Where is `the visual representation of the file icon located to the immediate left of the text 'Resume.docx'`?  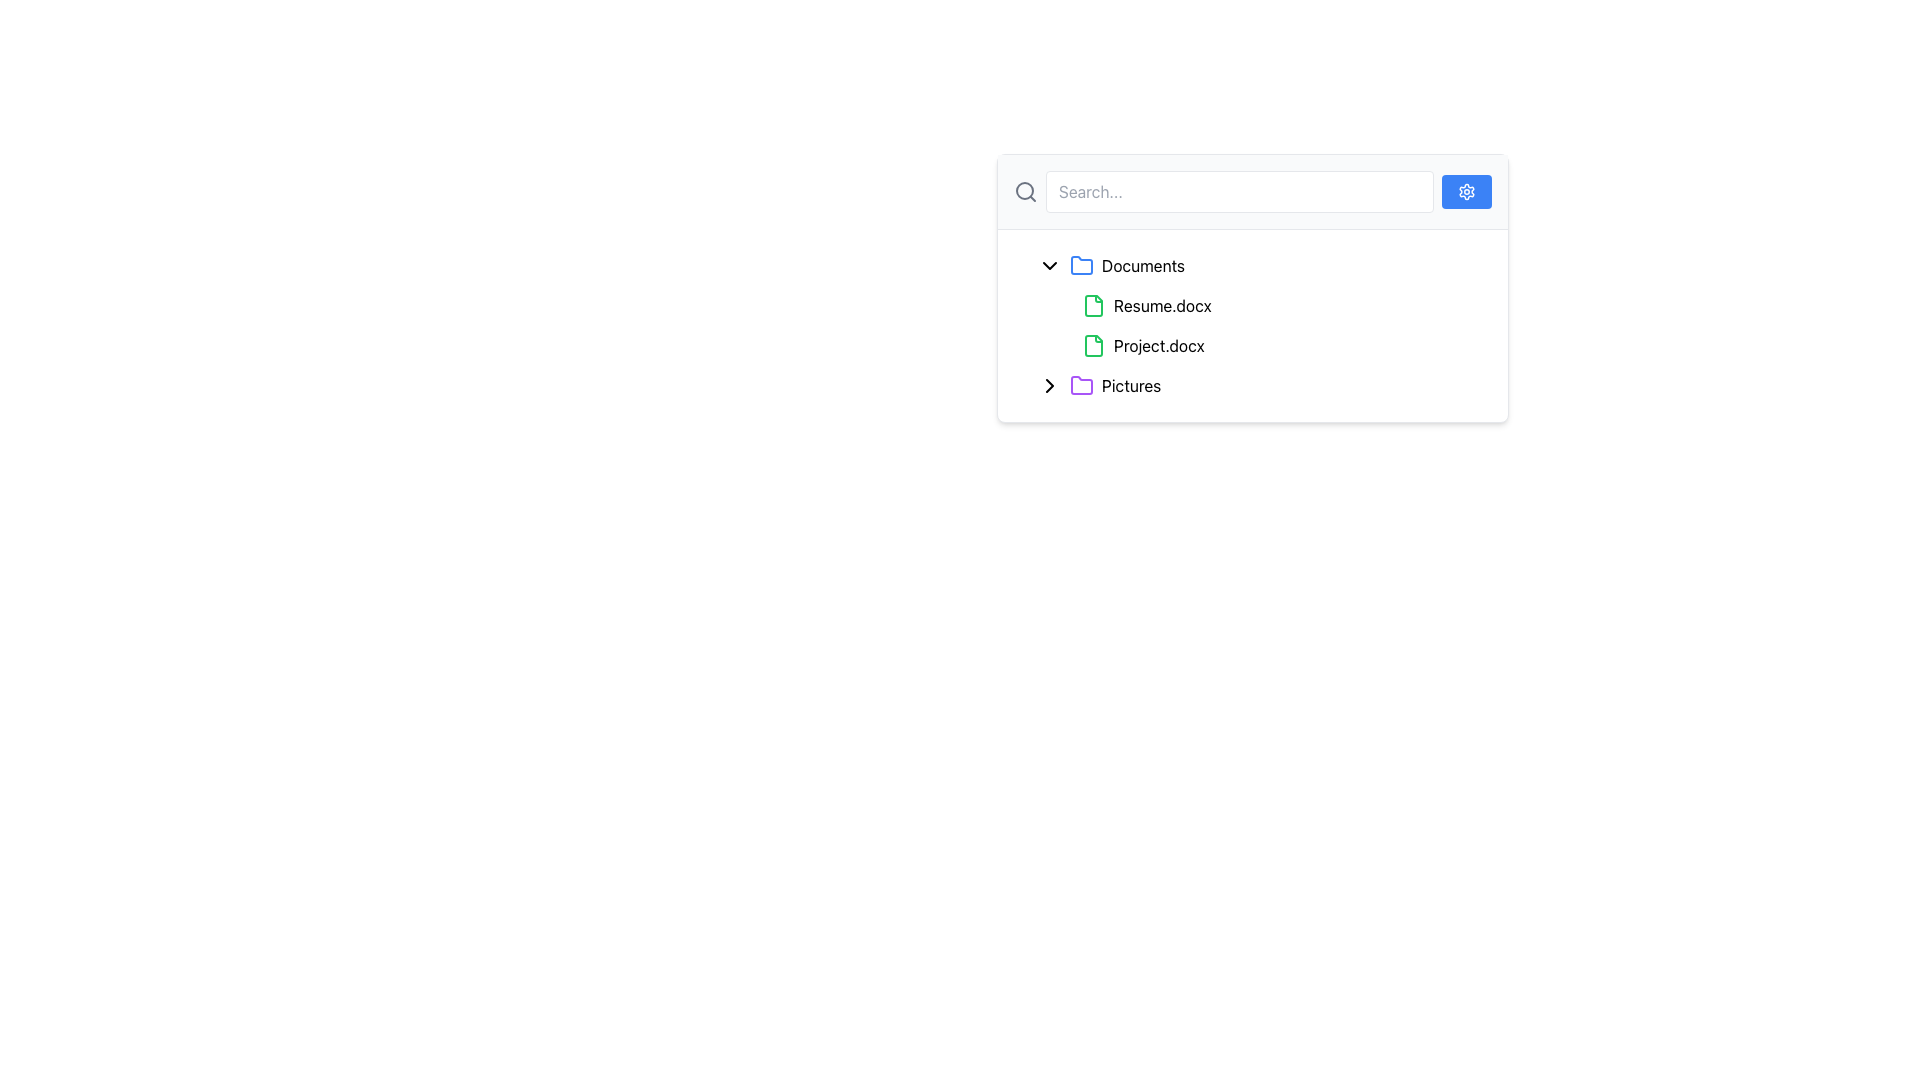 the visual representation of the file icon located to the immediate left of the text 'Resume.docx' is located at coordinates (1093, 305).